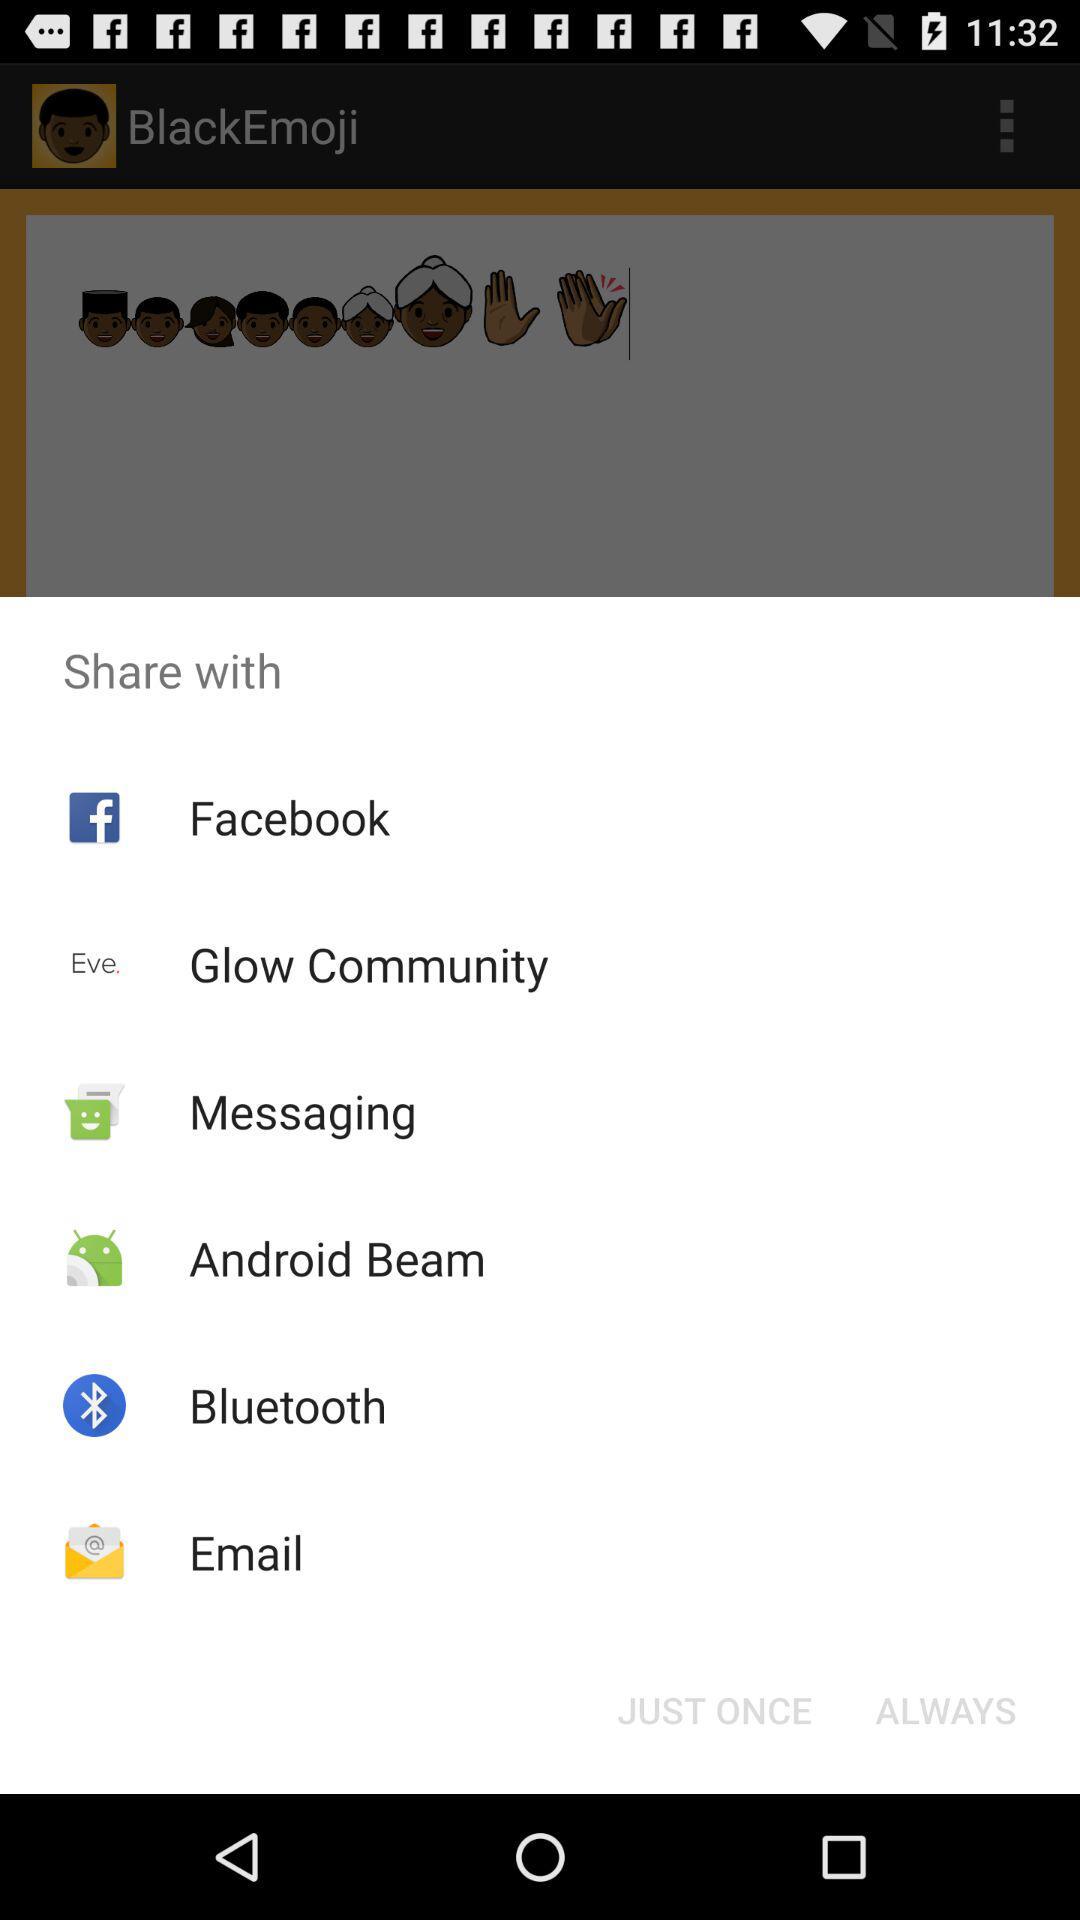 This screenshot has height=1920, width=1080. What do you see at coordinates (245, 1551) in the screenshot?
I see `the item below the bluetooth app` at bounding box center [245, 1551].